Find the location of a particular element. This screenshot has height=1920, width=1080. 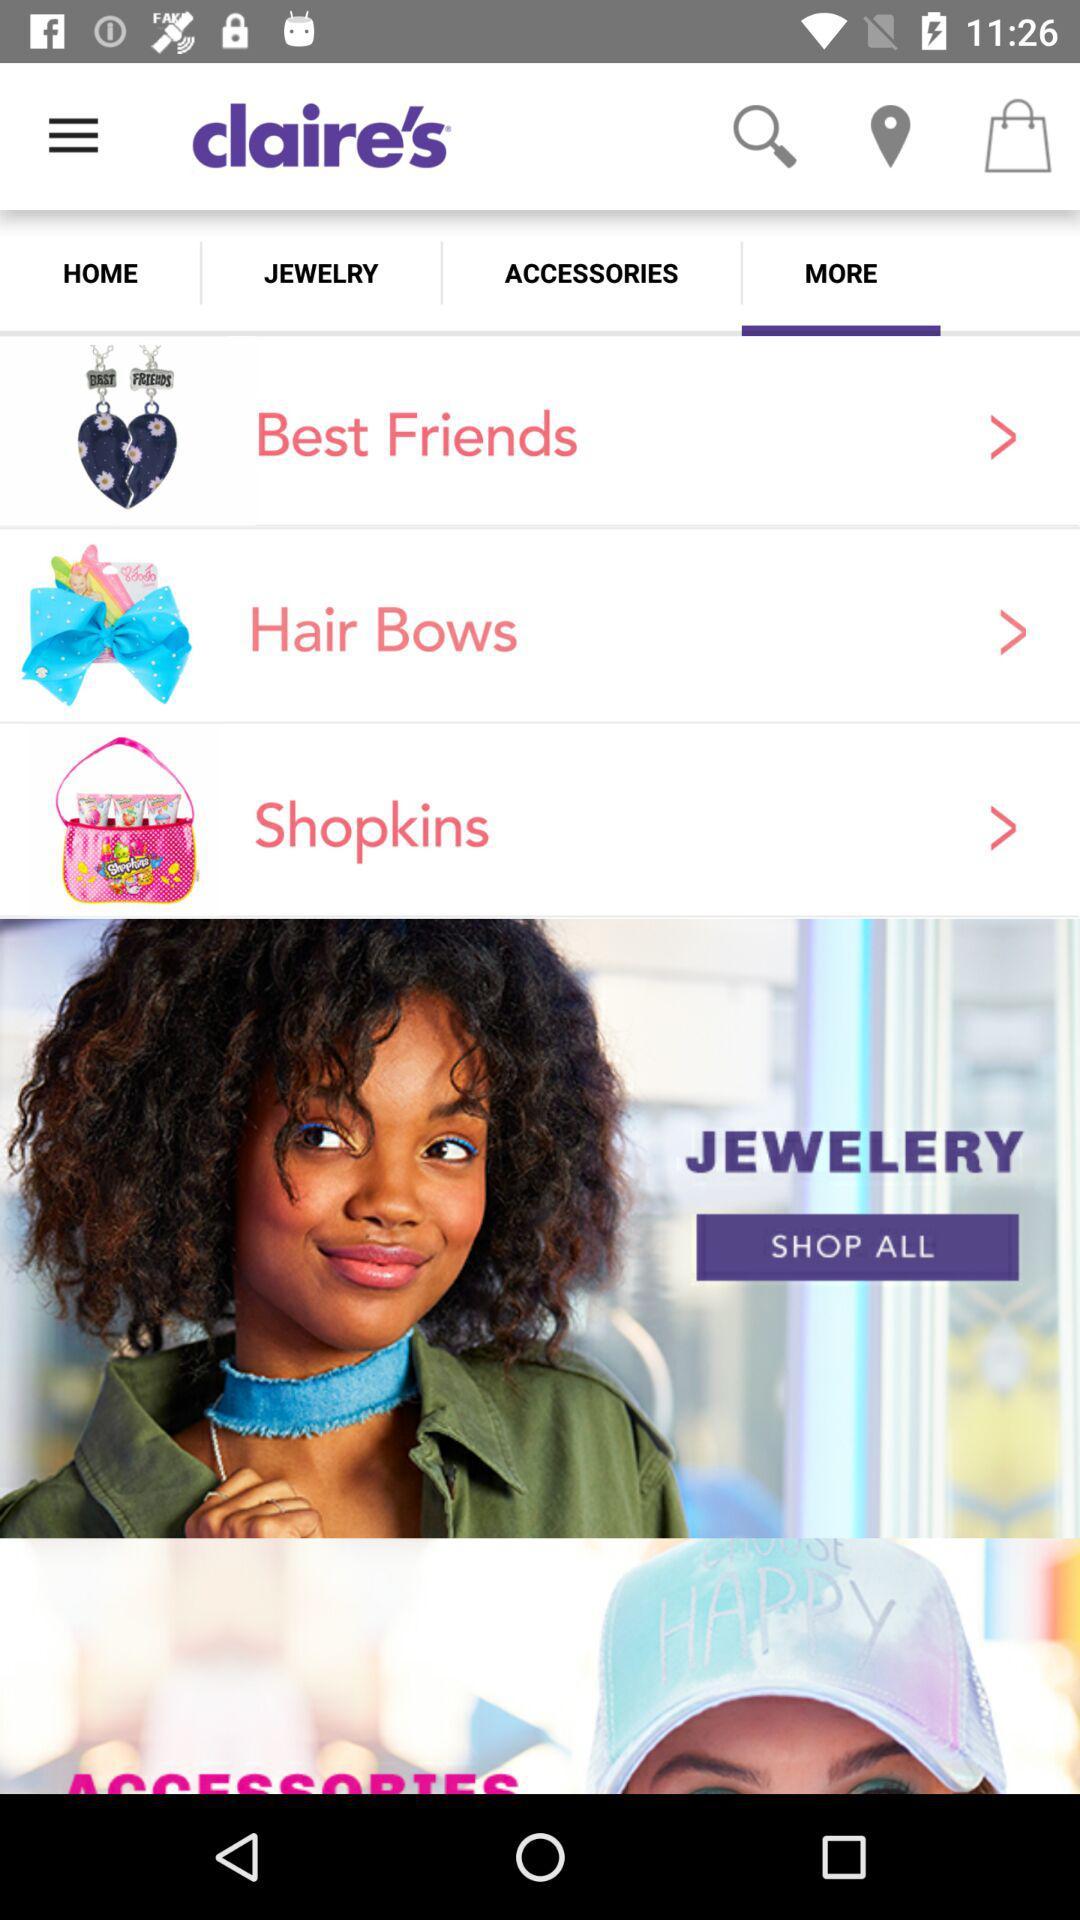

the icon next to the home icon is located at coordinates (320, 272).